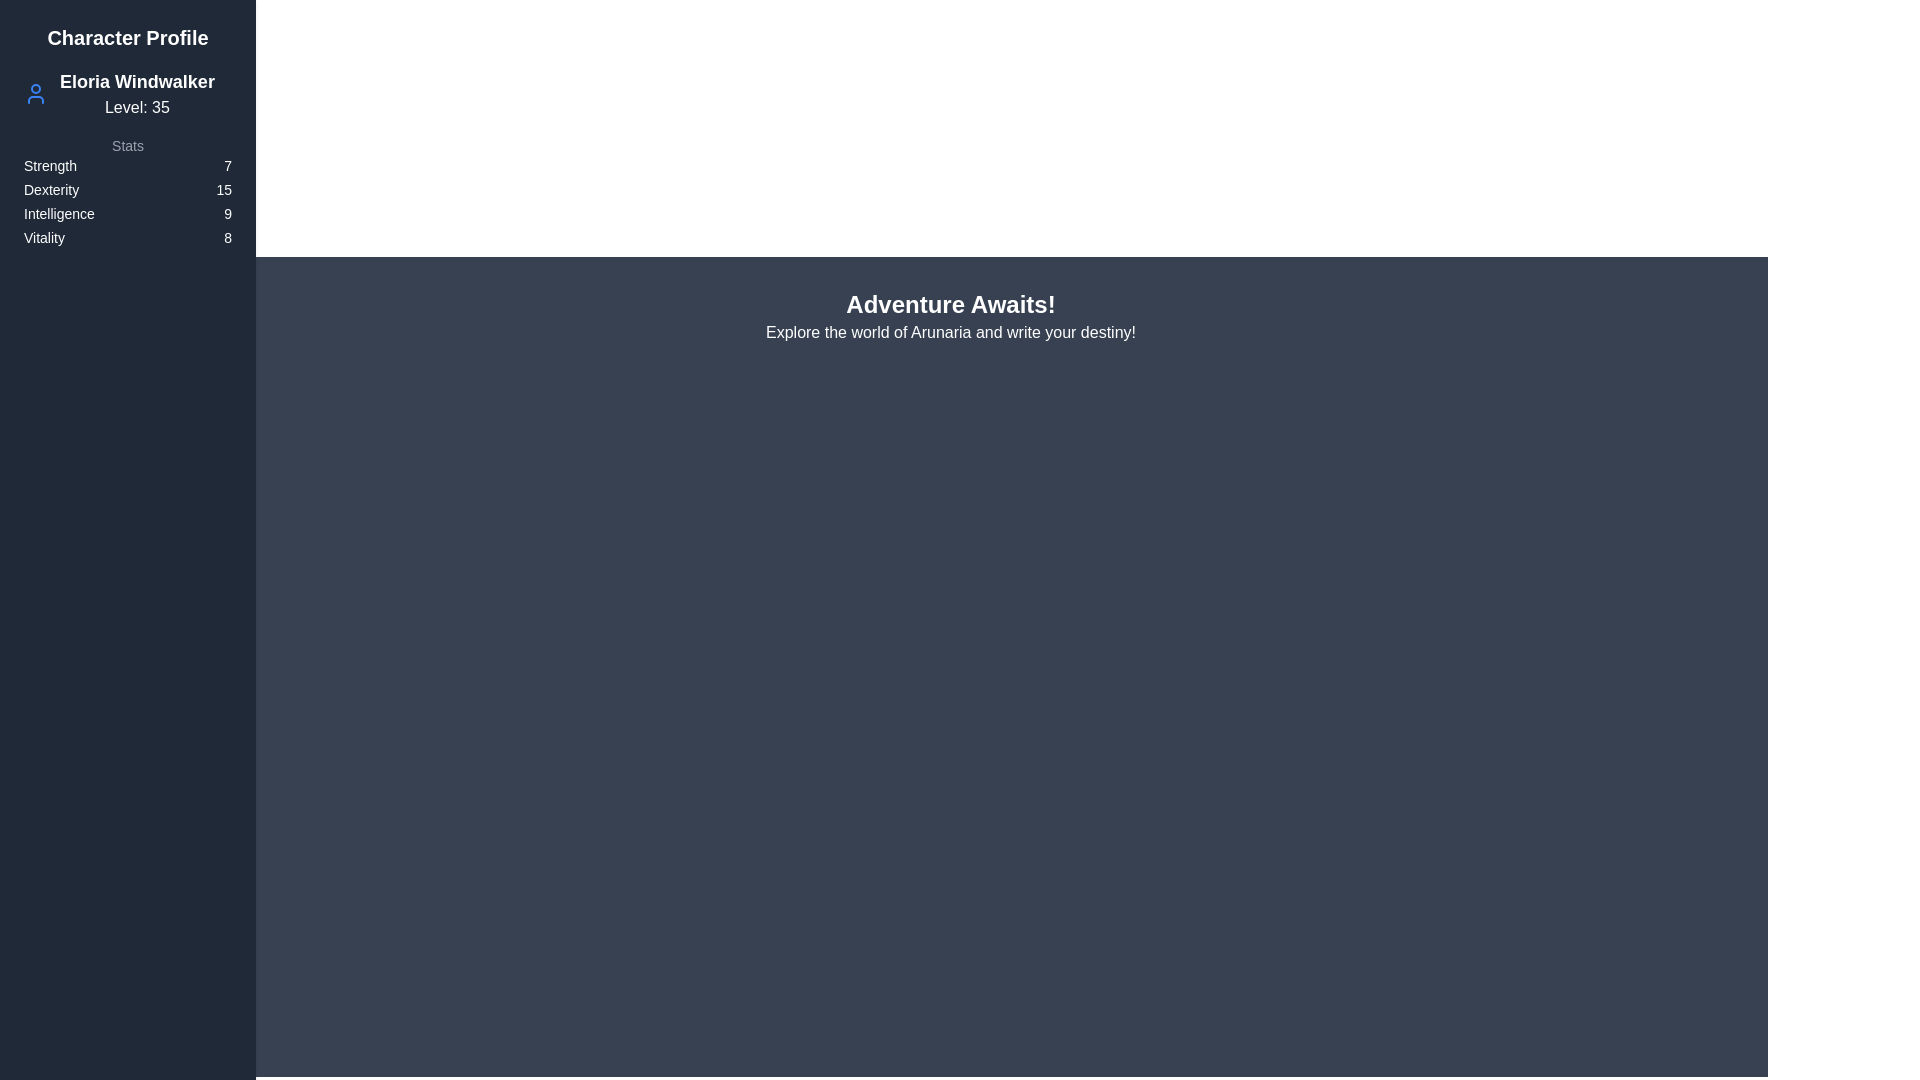 Image resolution: width=1920 pixels, height=1080 pixels. What do you see at coordinates (949, 304) in the screenshot?
I see `the 'Adventure Awaits!' text to interact with the main content area` at bounding box center [949, 304].